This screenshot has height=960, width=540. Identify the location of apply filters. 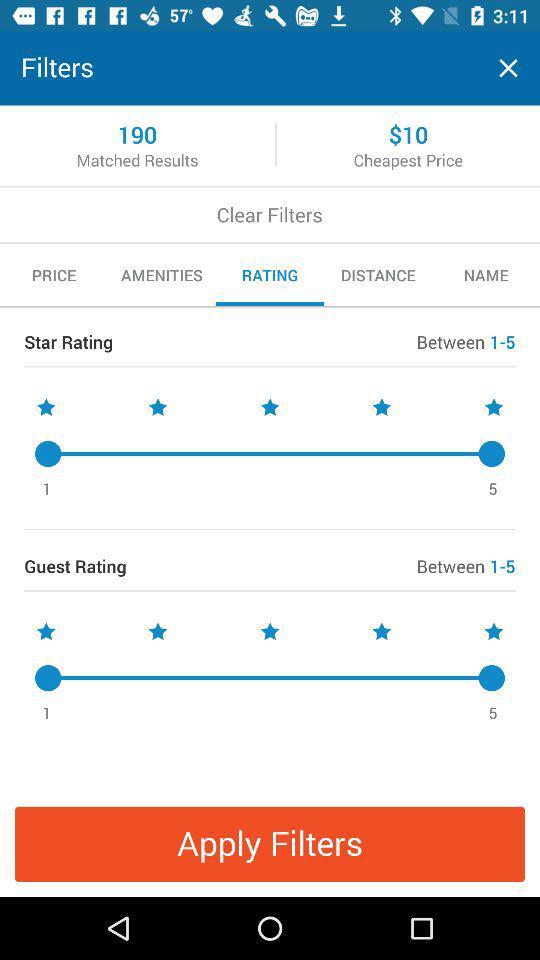
(270, 843).